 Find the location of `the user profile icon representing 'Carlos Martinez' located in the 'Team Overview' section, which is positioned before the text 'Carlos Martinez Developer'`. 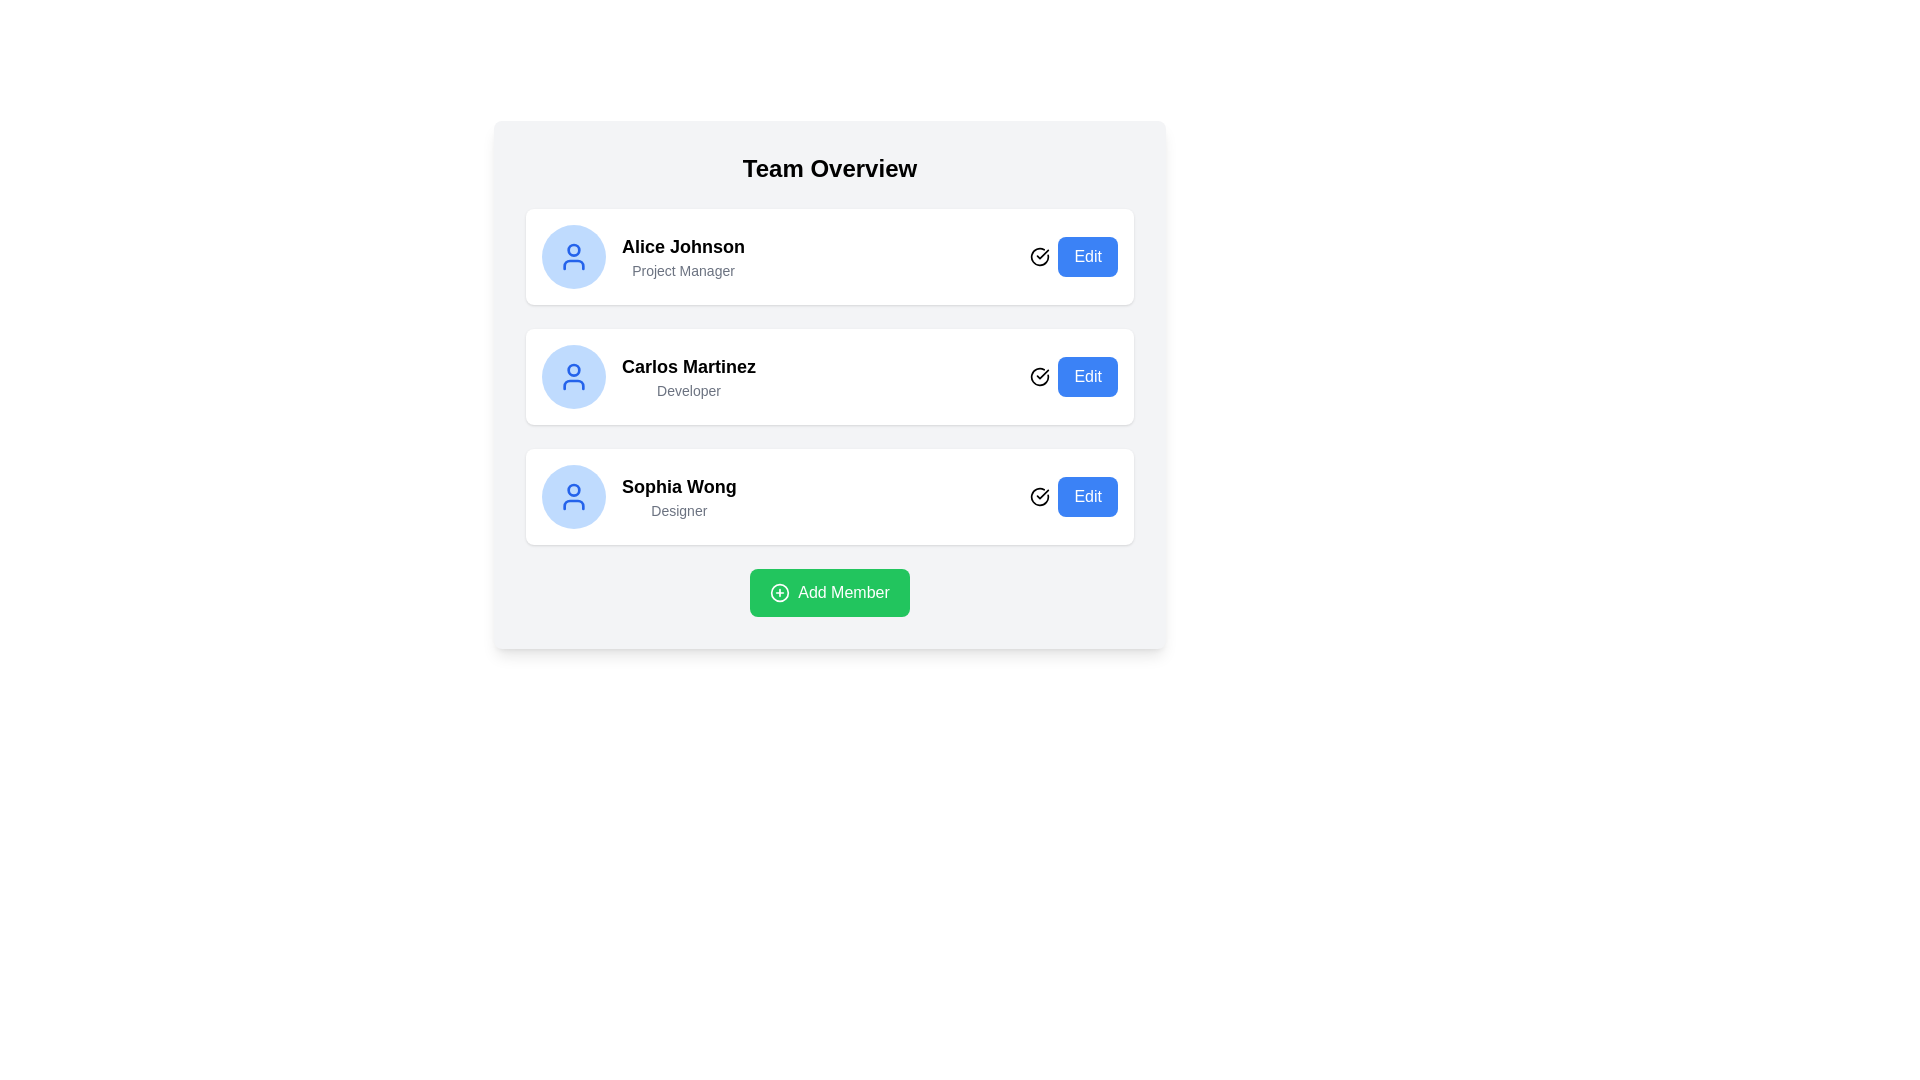

the user profile icon representing 'Carlos Martinez' located in the 'Team Overview' section, which is positioned before the text 'Carlos Martinez Developer' is located at coordinates (573, 377).